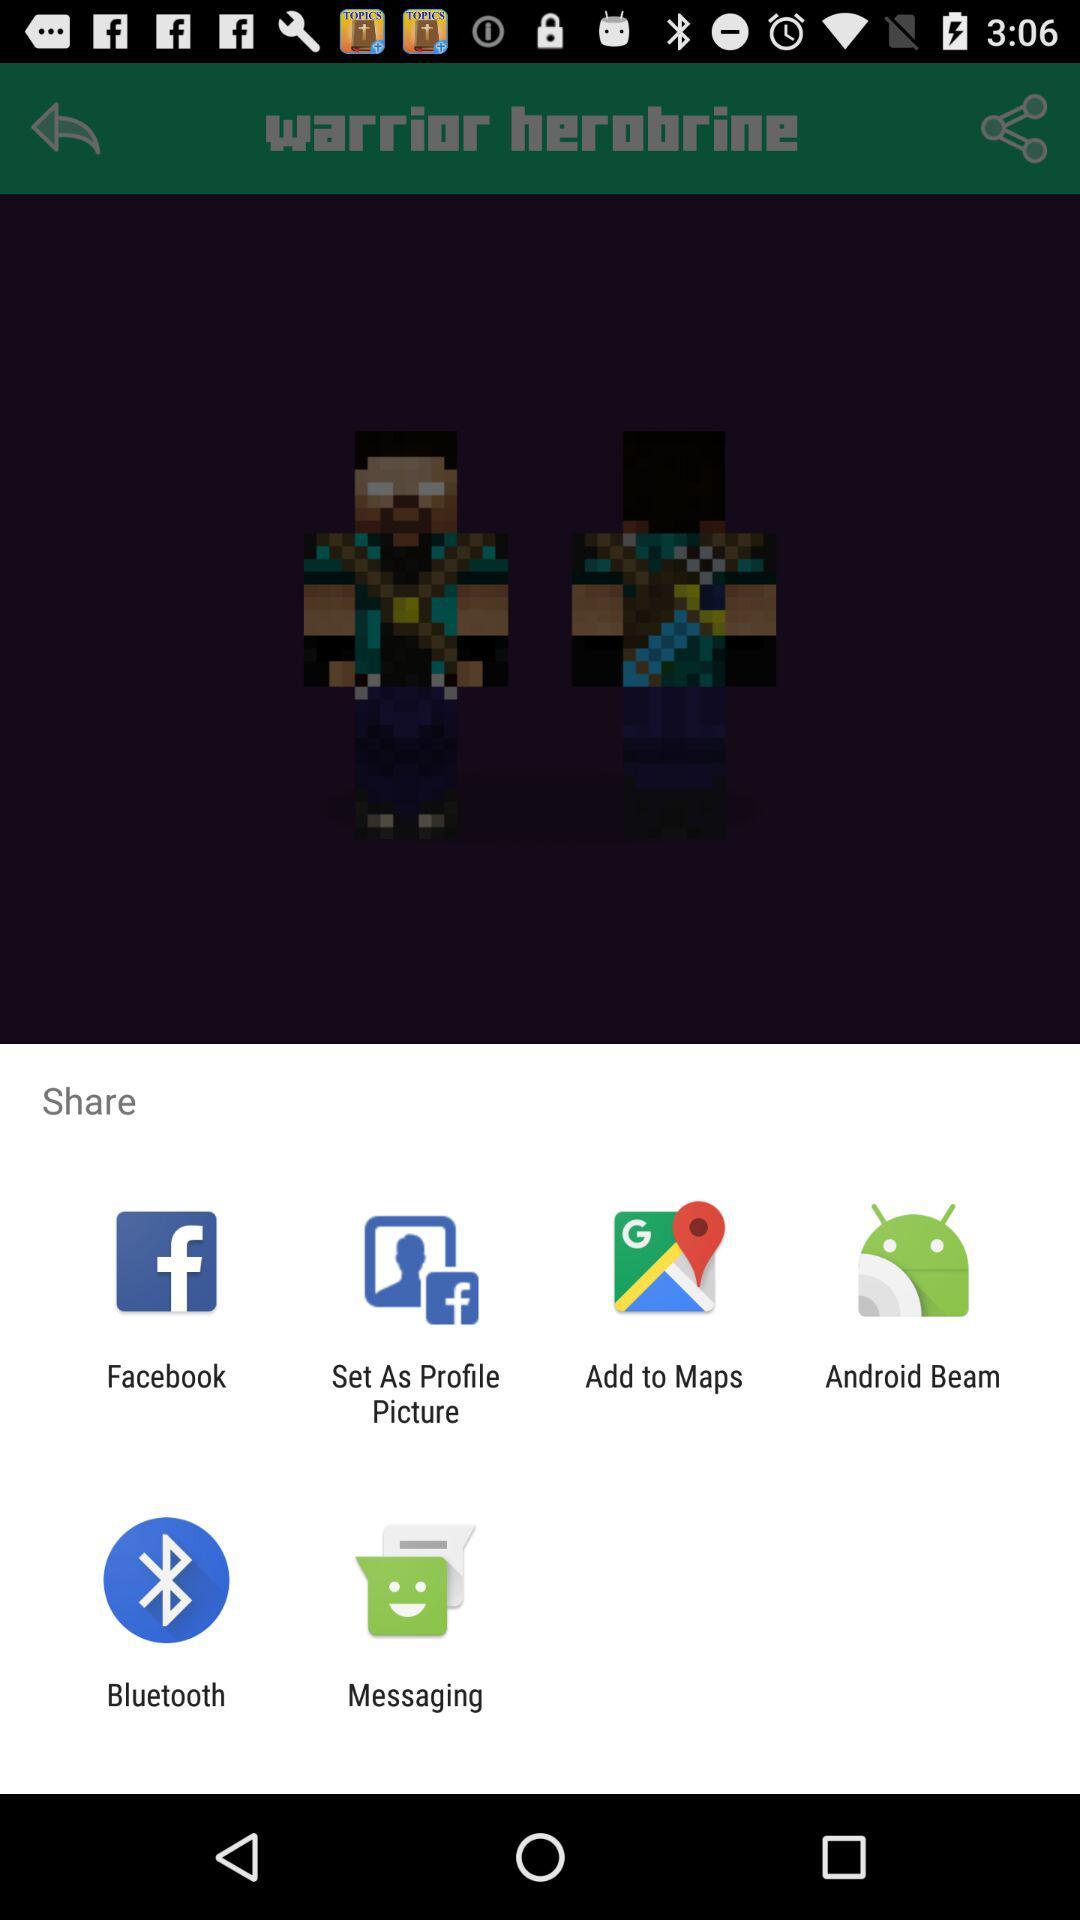  I want to click on app next to add to maps app, so click(414, 1392).